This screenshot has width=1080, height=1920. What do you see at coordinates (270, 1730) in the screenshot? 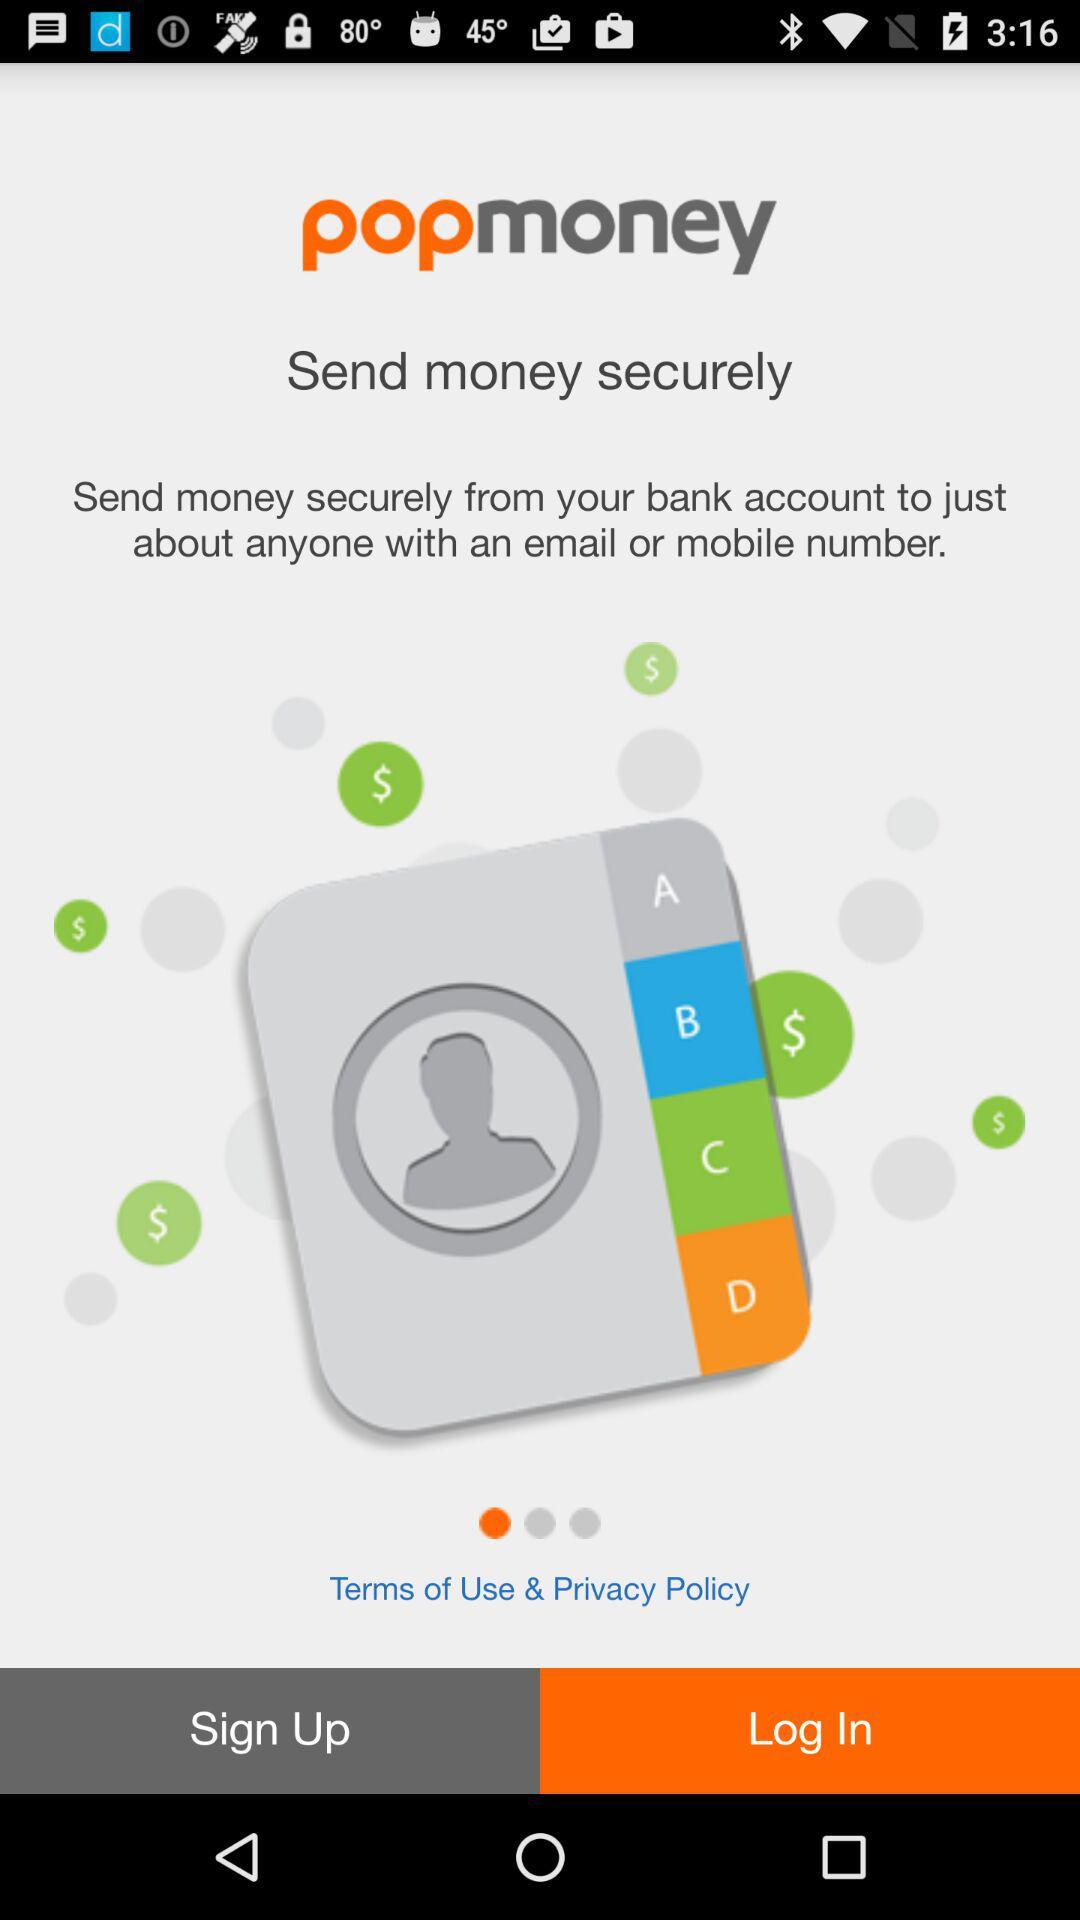
I see `item next to the log in item` at bounding box center [270, 1730].